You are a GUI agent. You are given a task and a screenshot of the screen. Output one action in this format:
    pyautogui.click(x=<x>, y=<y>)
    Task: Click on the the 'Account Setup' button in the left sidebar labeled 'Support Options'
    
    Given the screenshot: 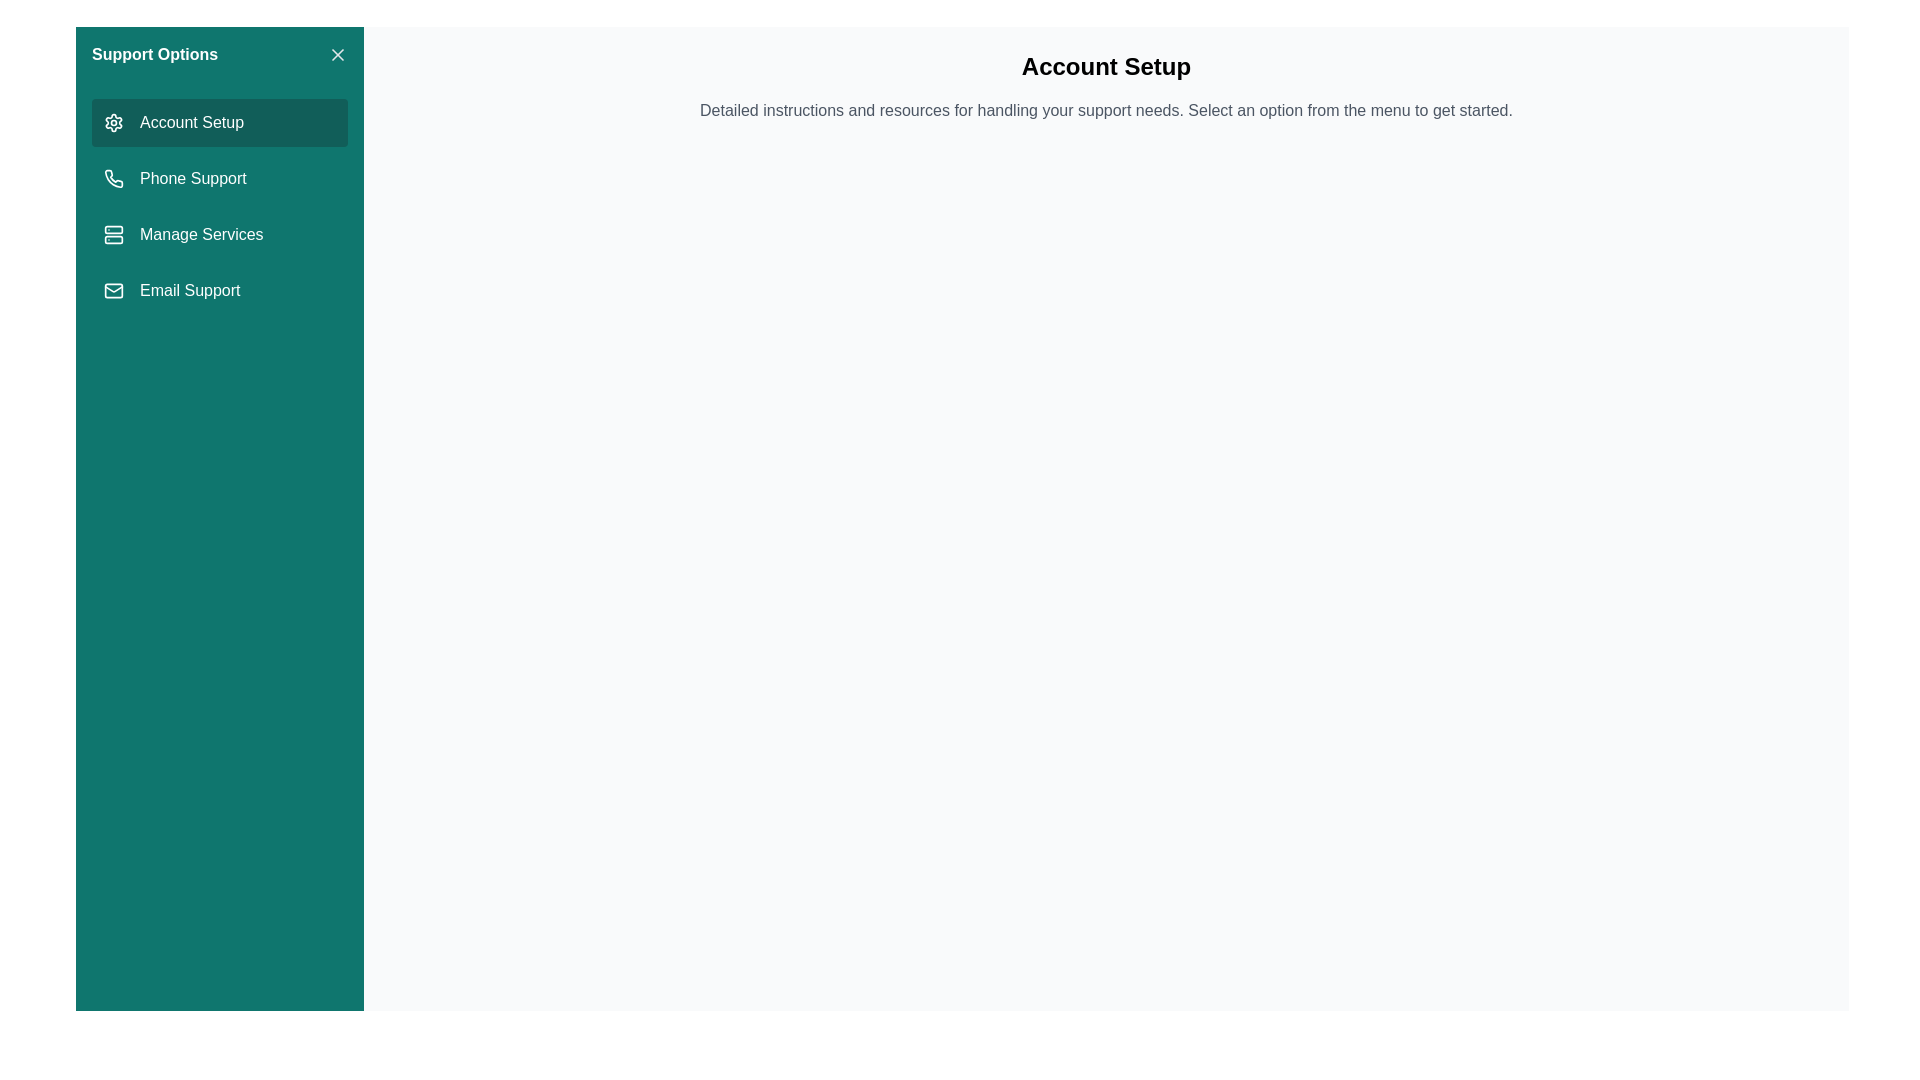 What is the action you would take?
    pyautogui.click(x=220, y=123)
    